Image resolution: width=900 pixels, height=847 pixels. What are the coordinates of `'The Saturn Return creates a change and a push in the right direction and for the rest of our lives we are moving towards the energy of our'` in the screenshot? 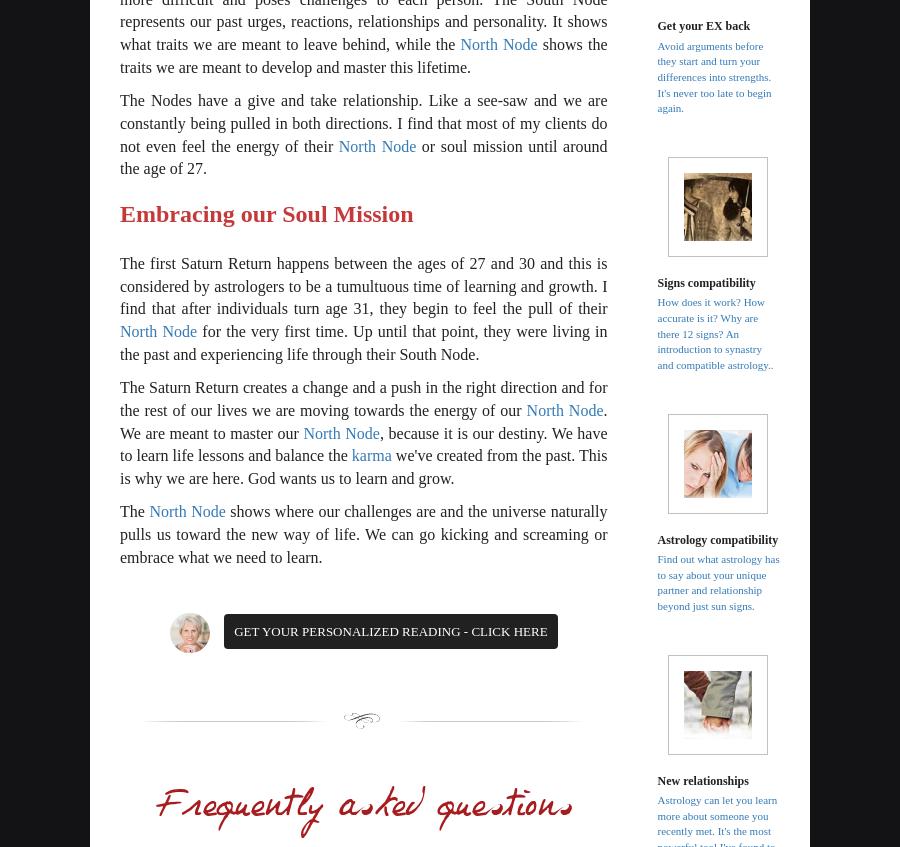 It's located at (363, 397).